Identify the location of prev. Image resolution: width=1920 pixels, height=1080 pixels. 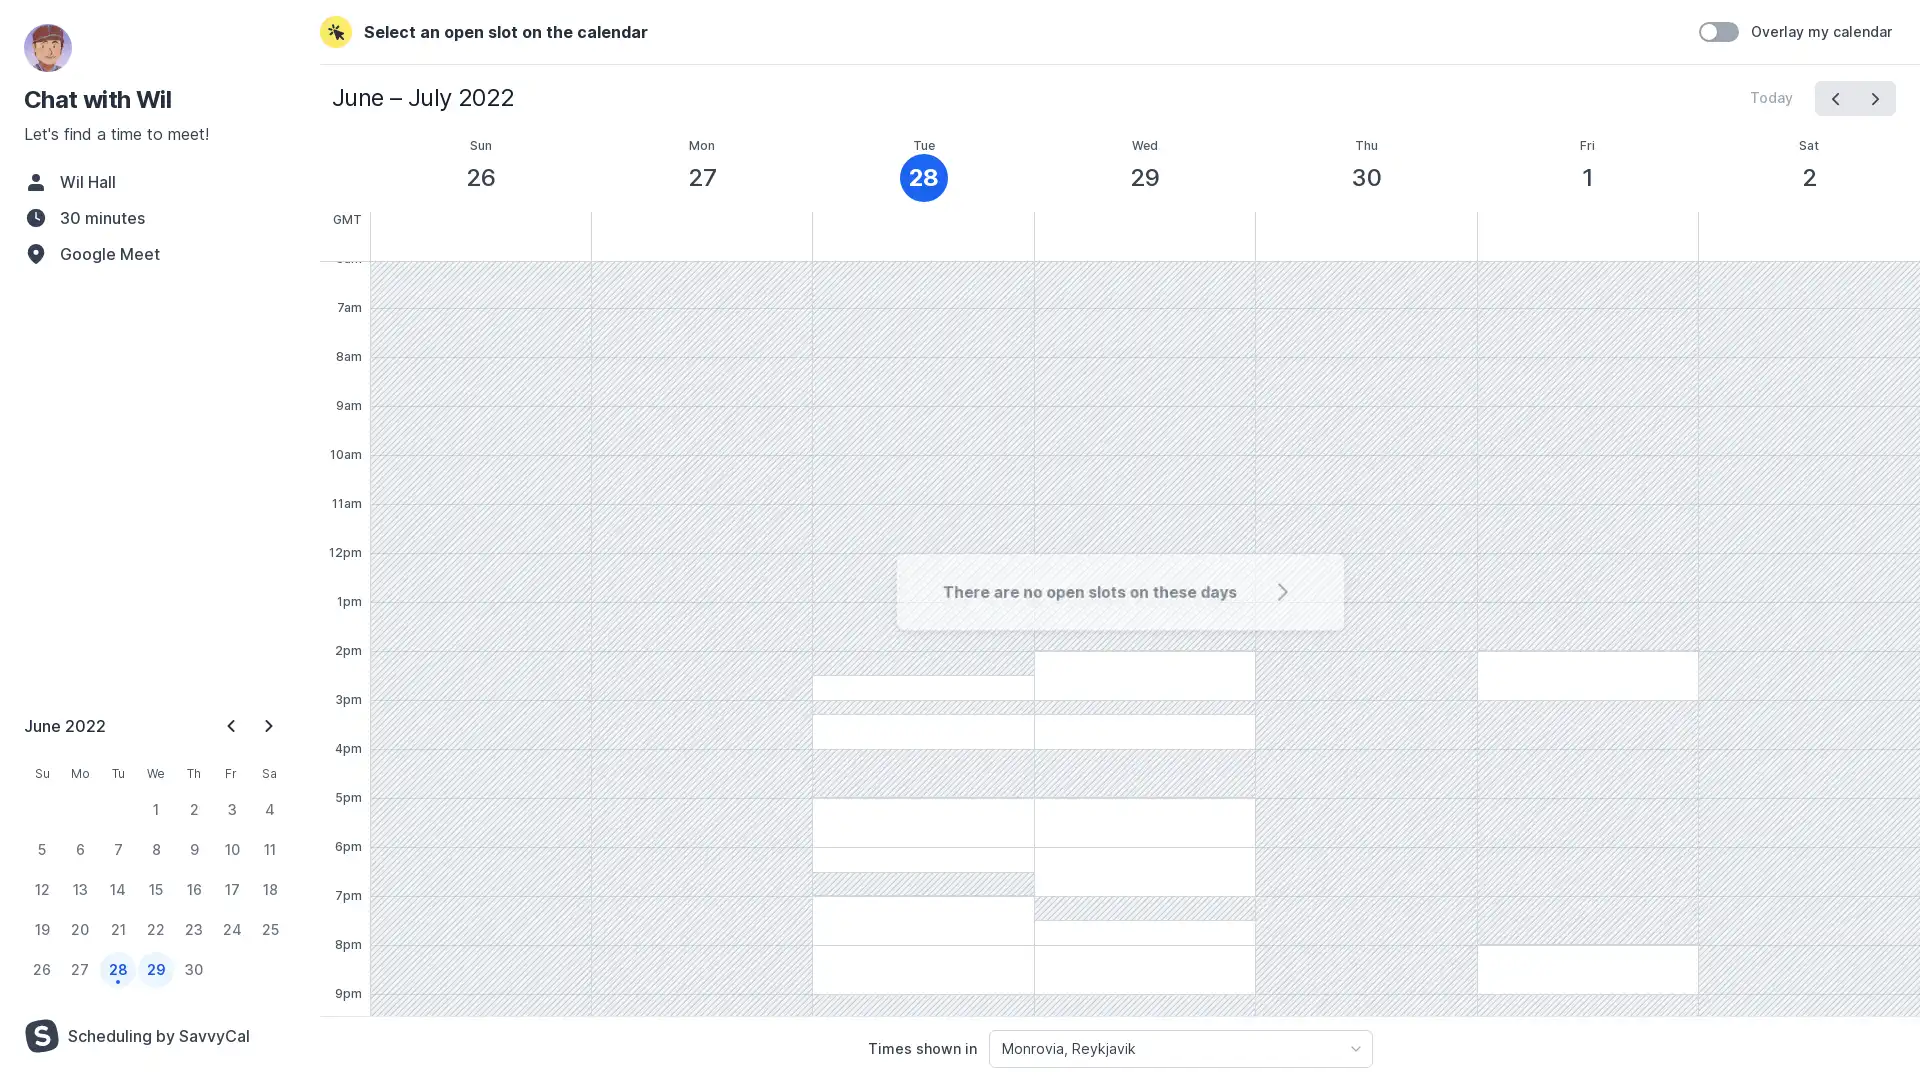
(1834, 97).